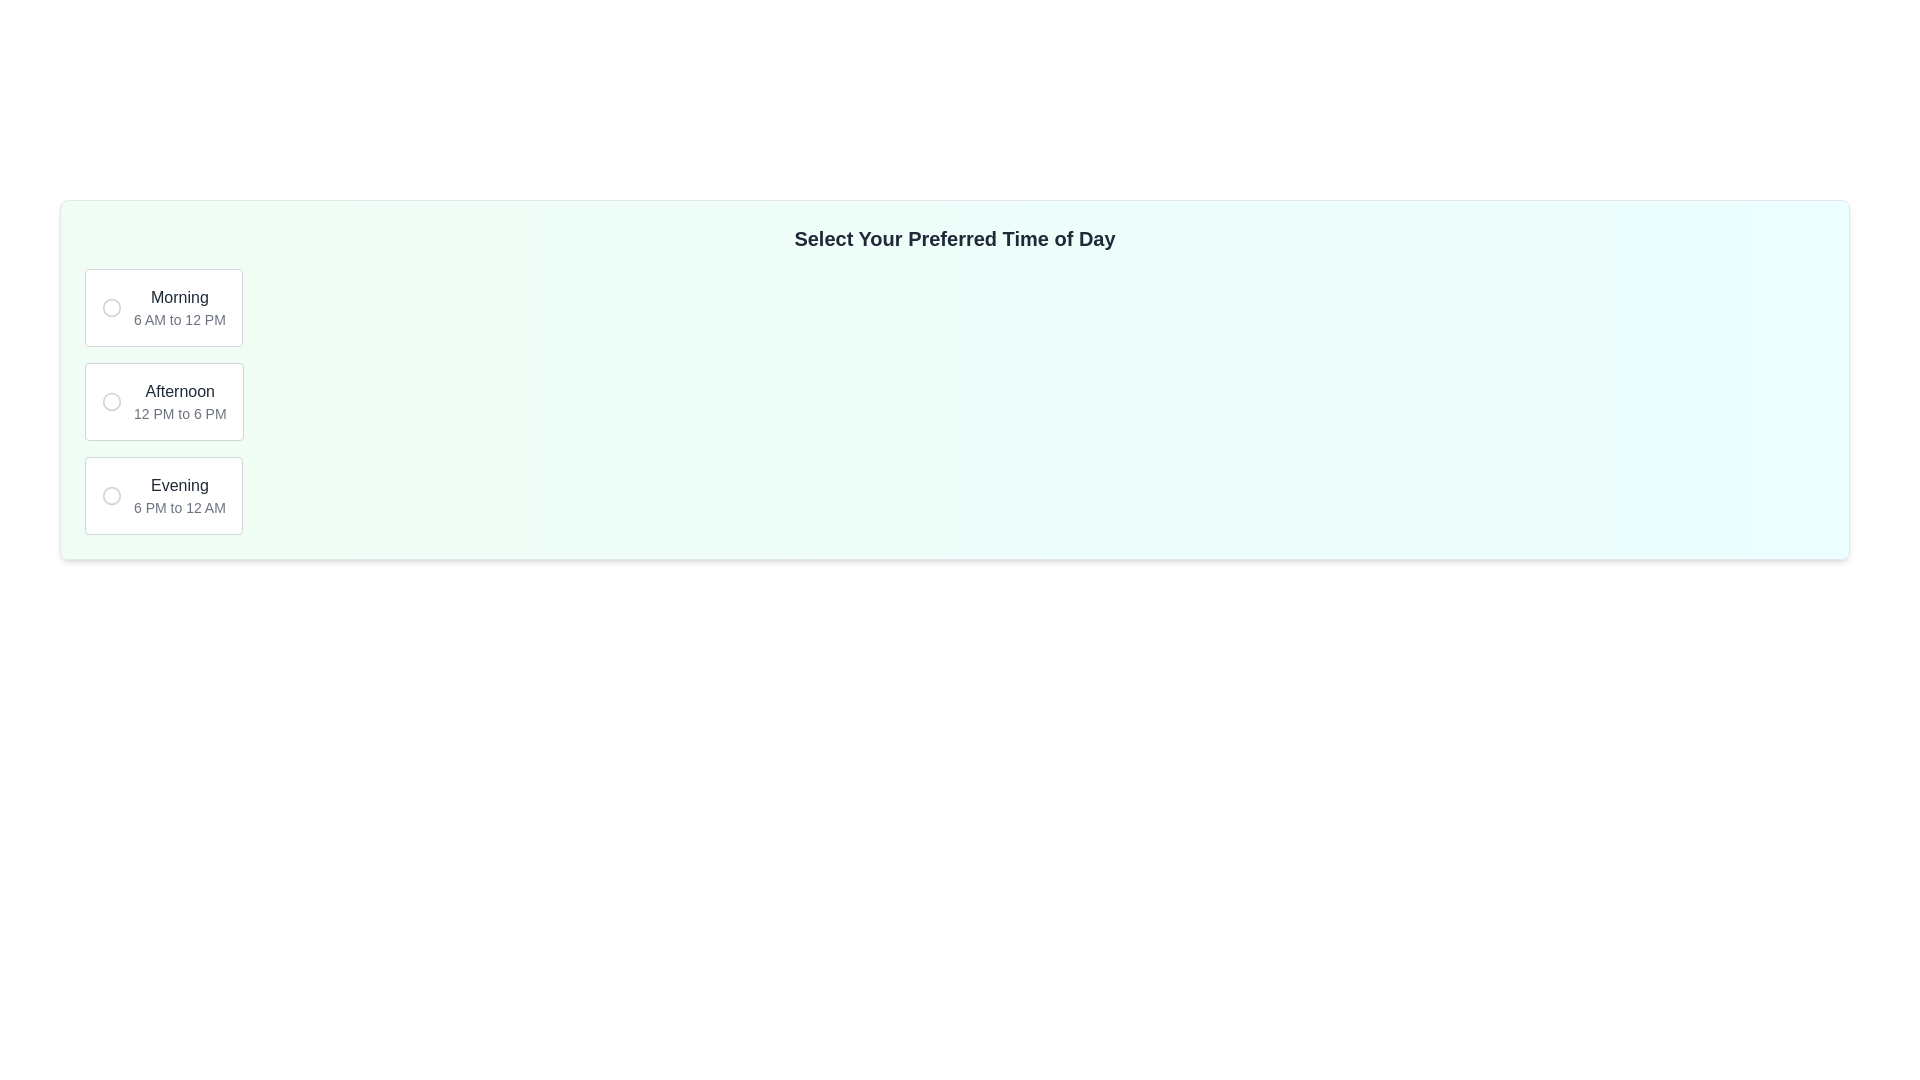  I want to click on the Circle SVG graphical element representing the 'Evening' option in the selection set of radio buttons, so click(110, 495).